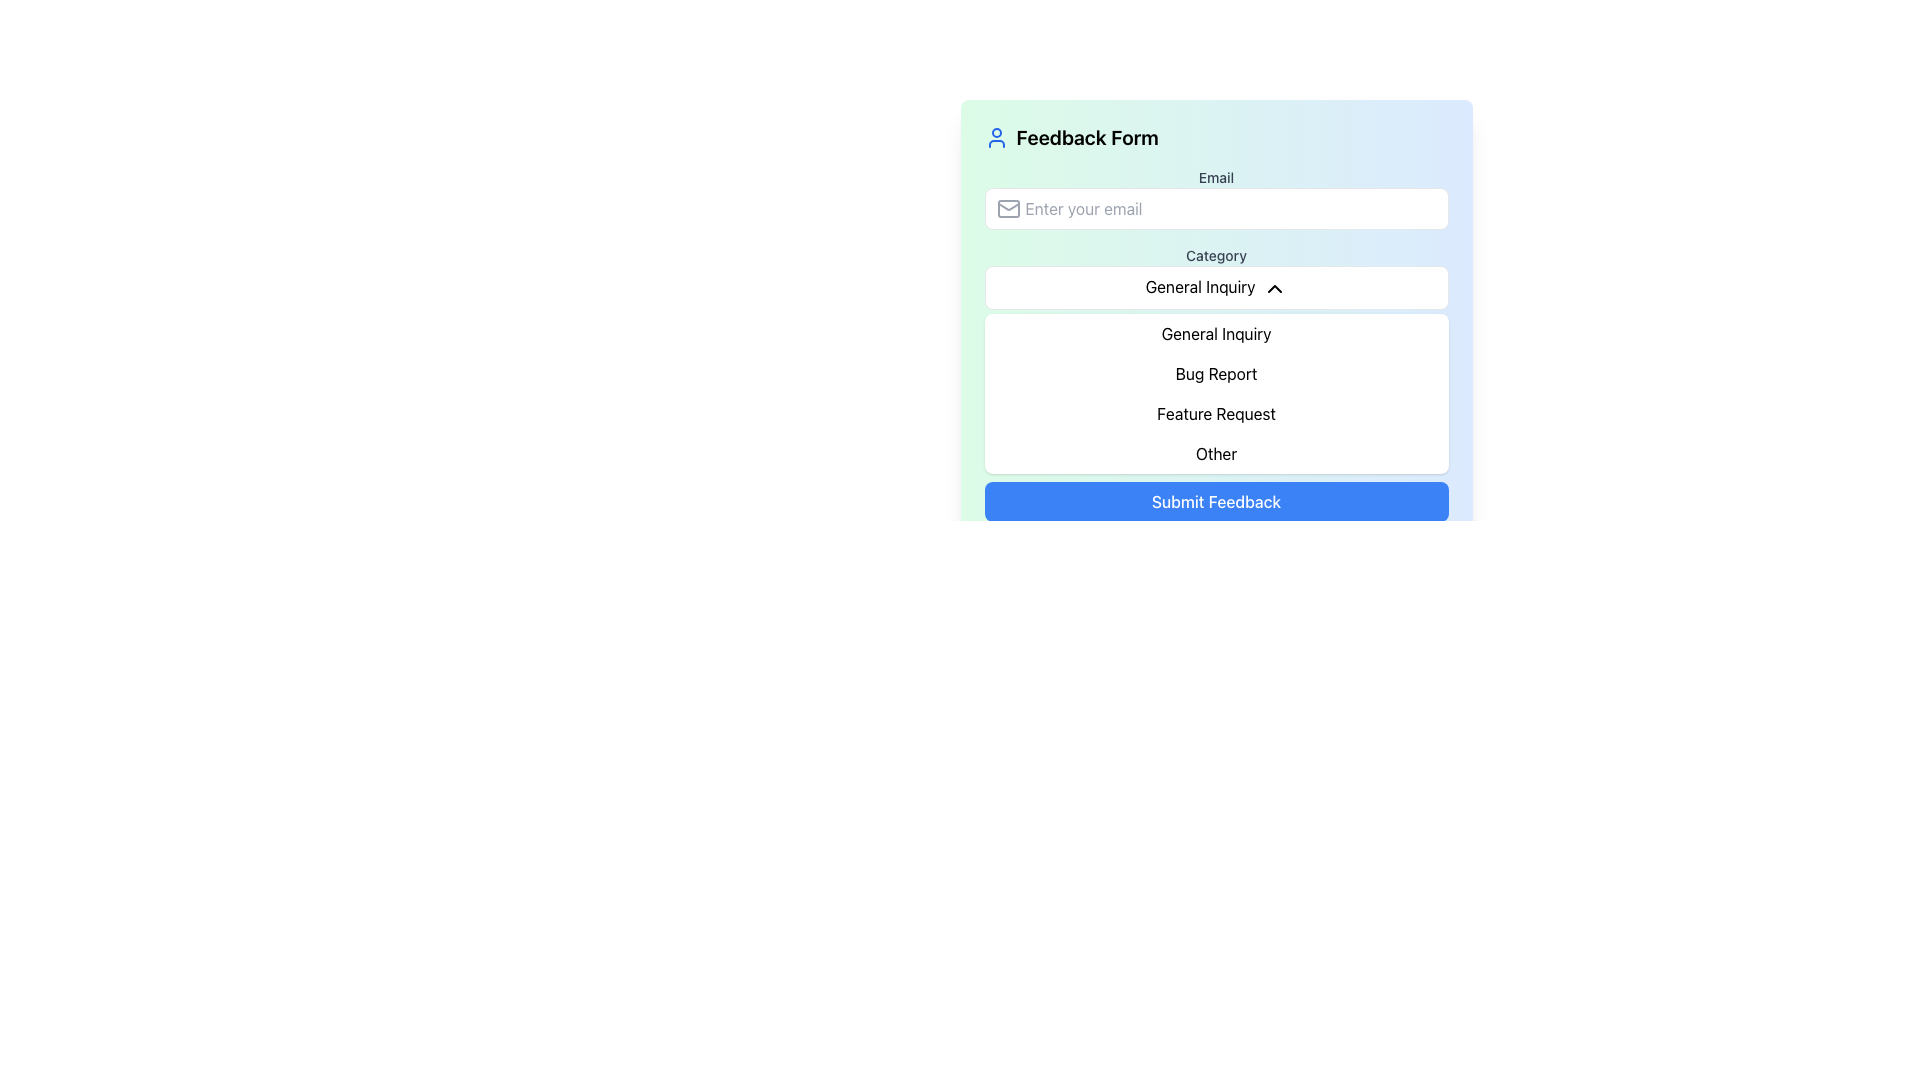 The width and height of the screenshot is (1920, 1080). I want to click on the user-related icon located to the left of the 'Feedback Form' heading at the top-left of the feedback form interface, so click(996, 137).